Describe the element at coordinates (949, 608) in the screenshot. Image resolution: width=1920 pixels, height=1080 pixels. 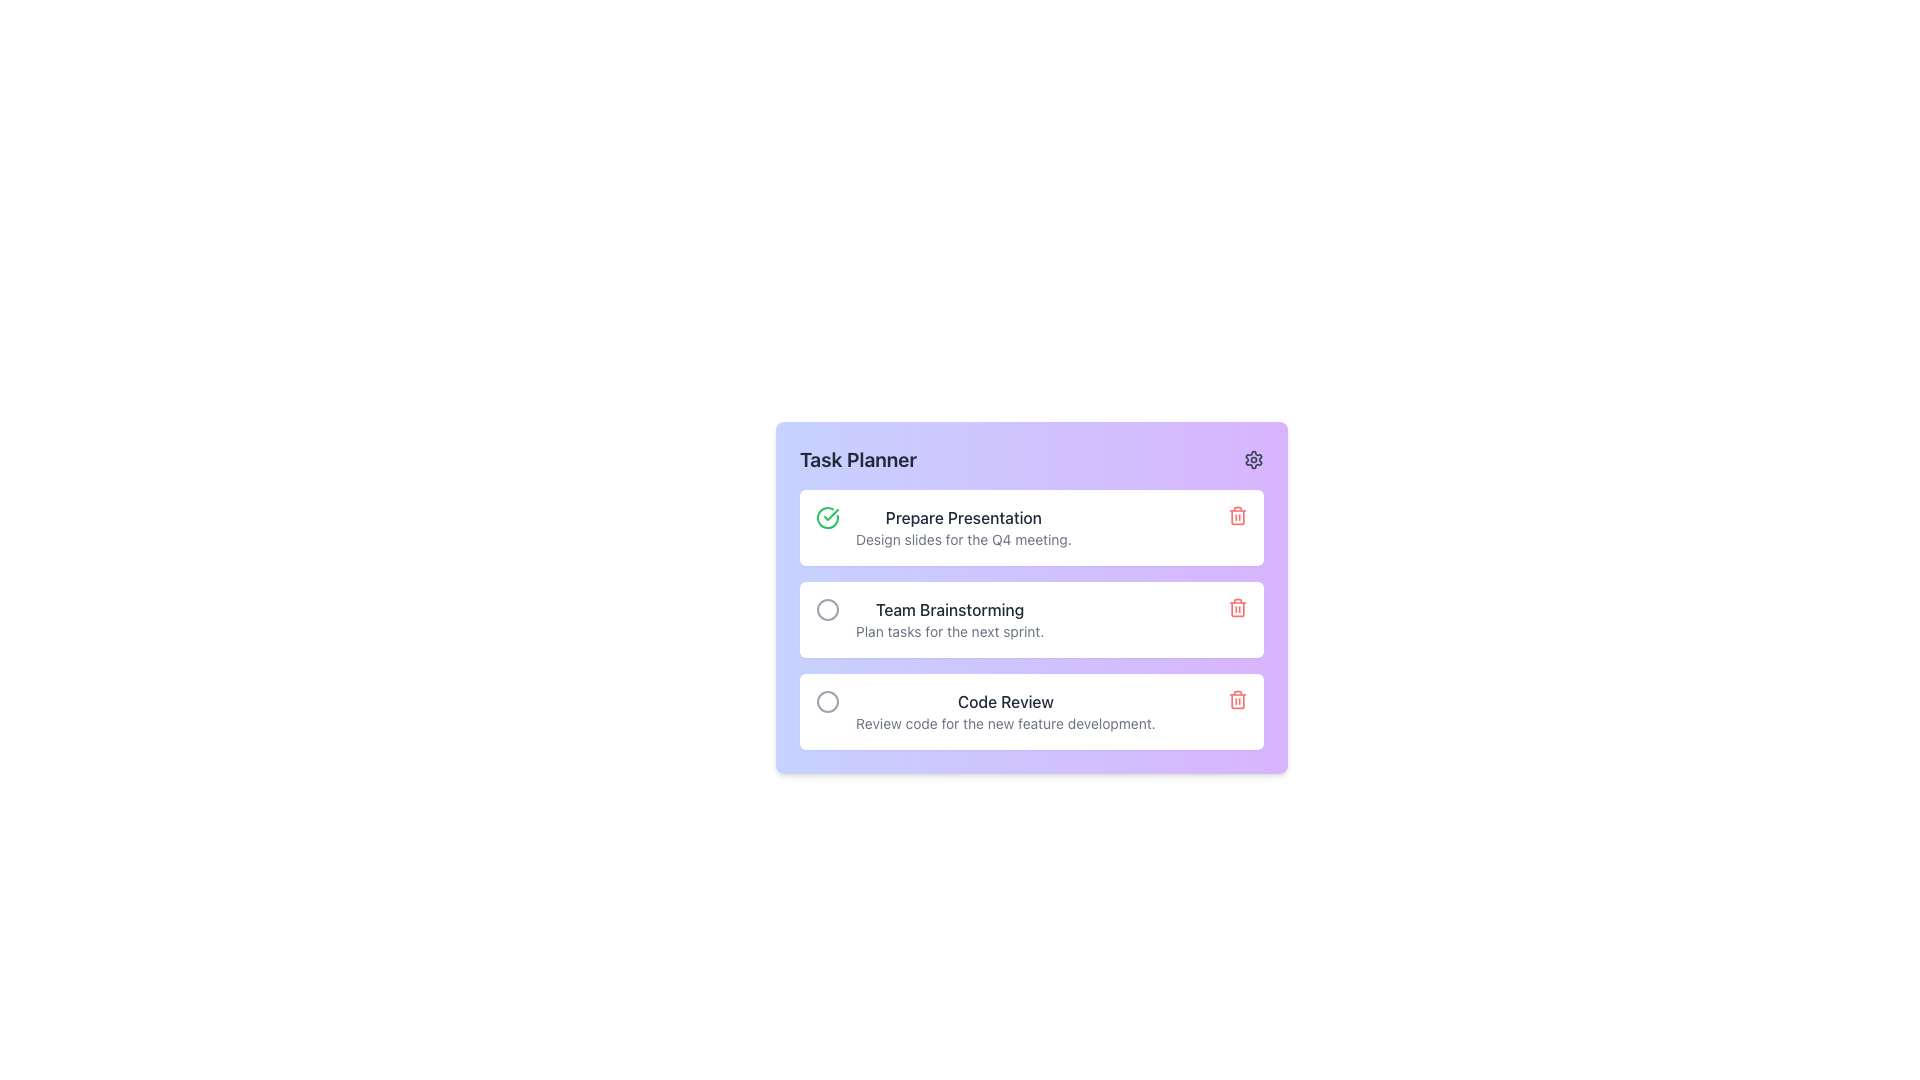
I see `the text label displaying 'Team Brainstorming', which is a medium-sized dark gray text located in the middle of the second task card under the 'Task Planner' section` at that location.